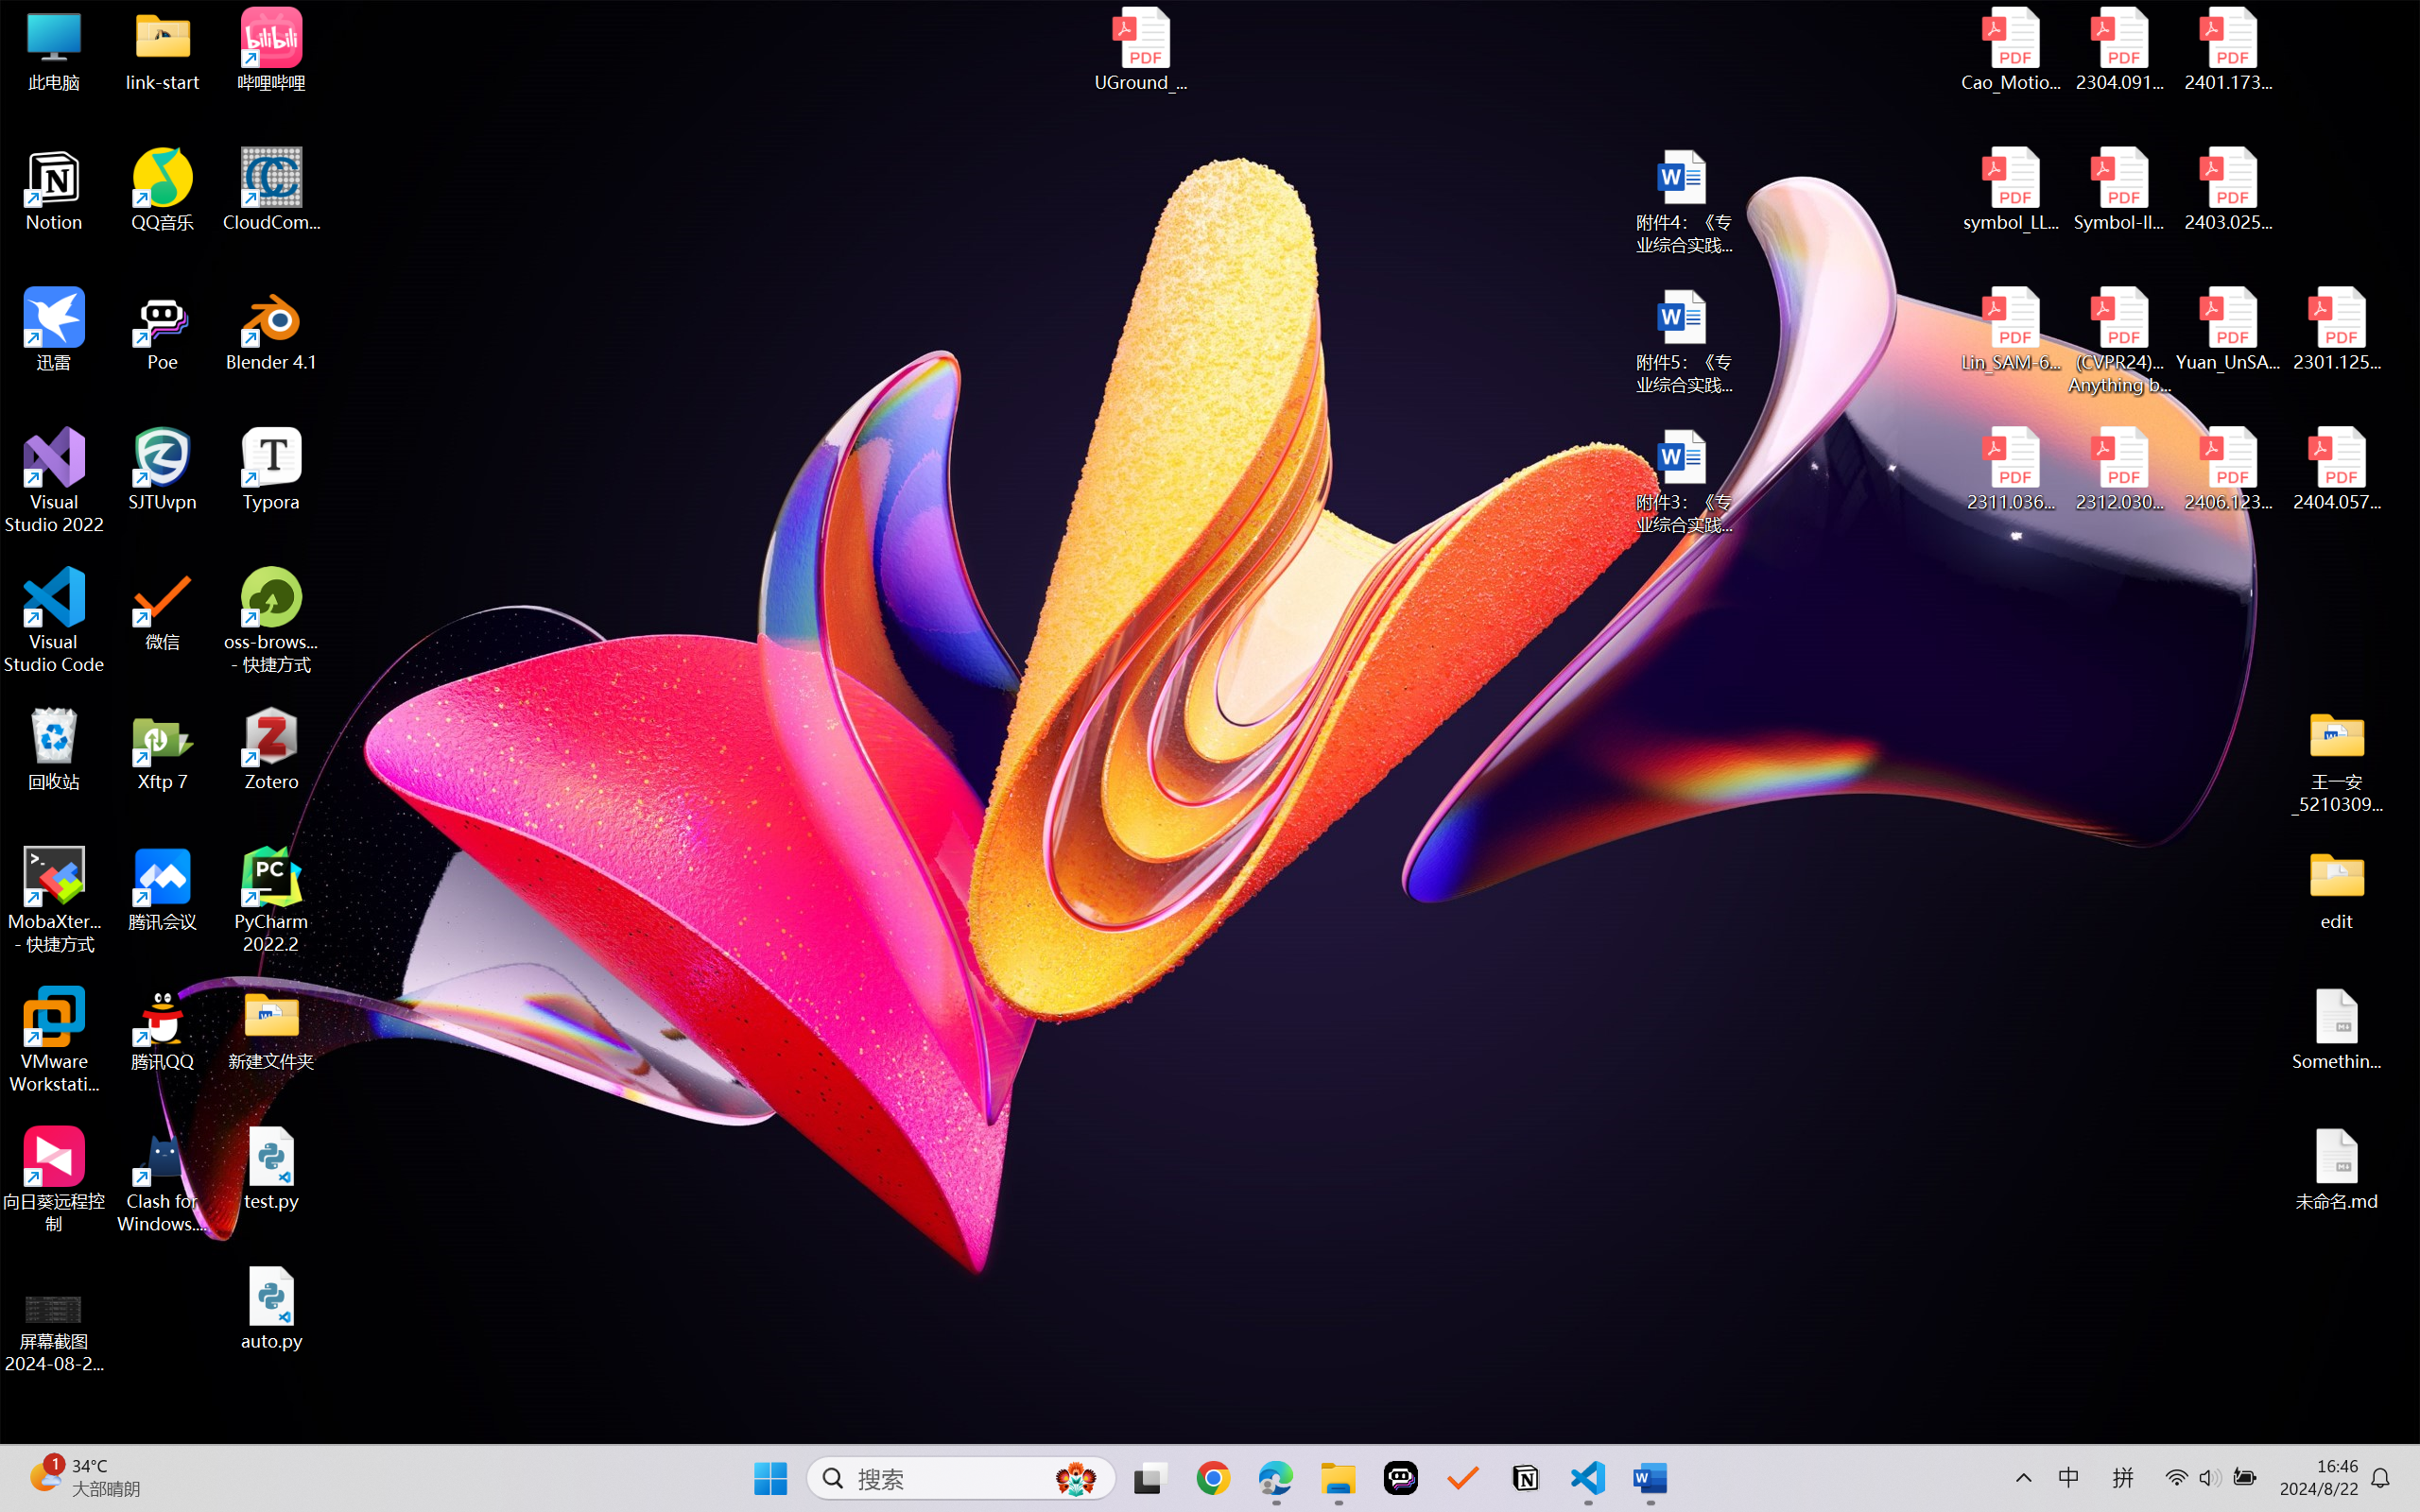  I want to click on '2312.03032v2.pdf', so click(2118, 469).